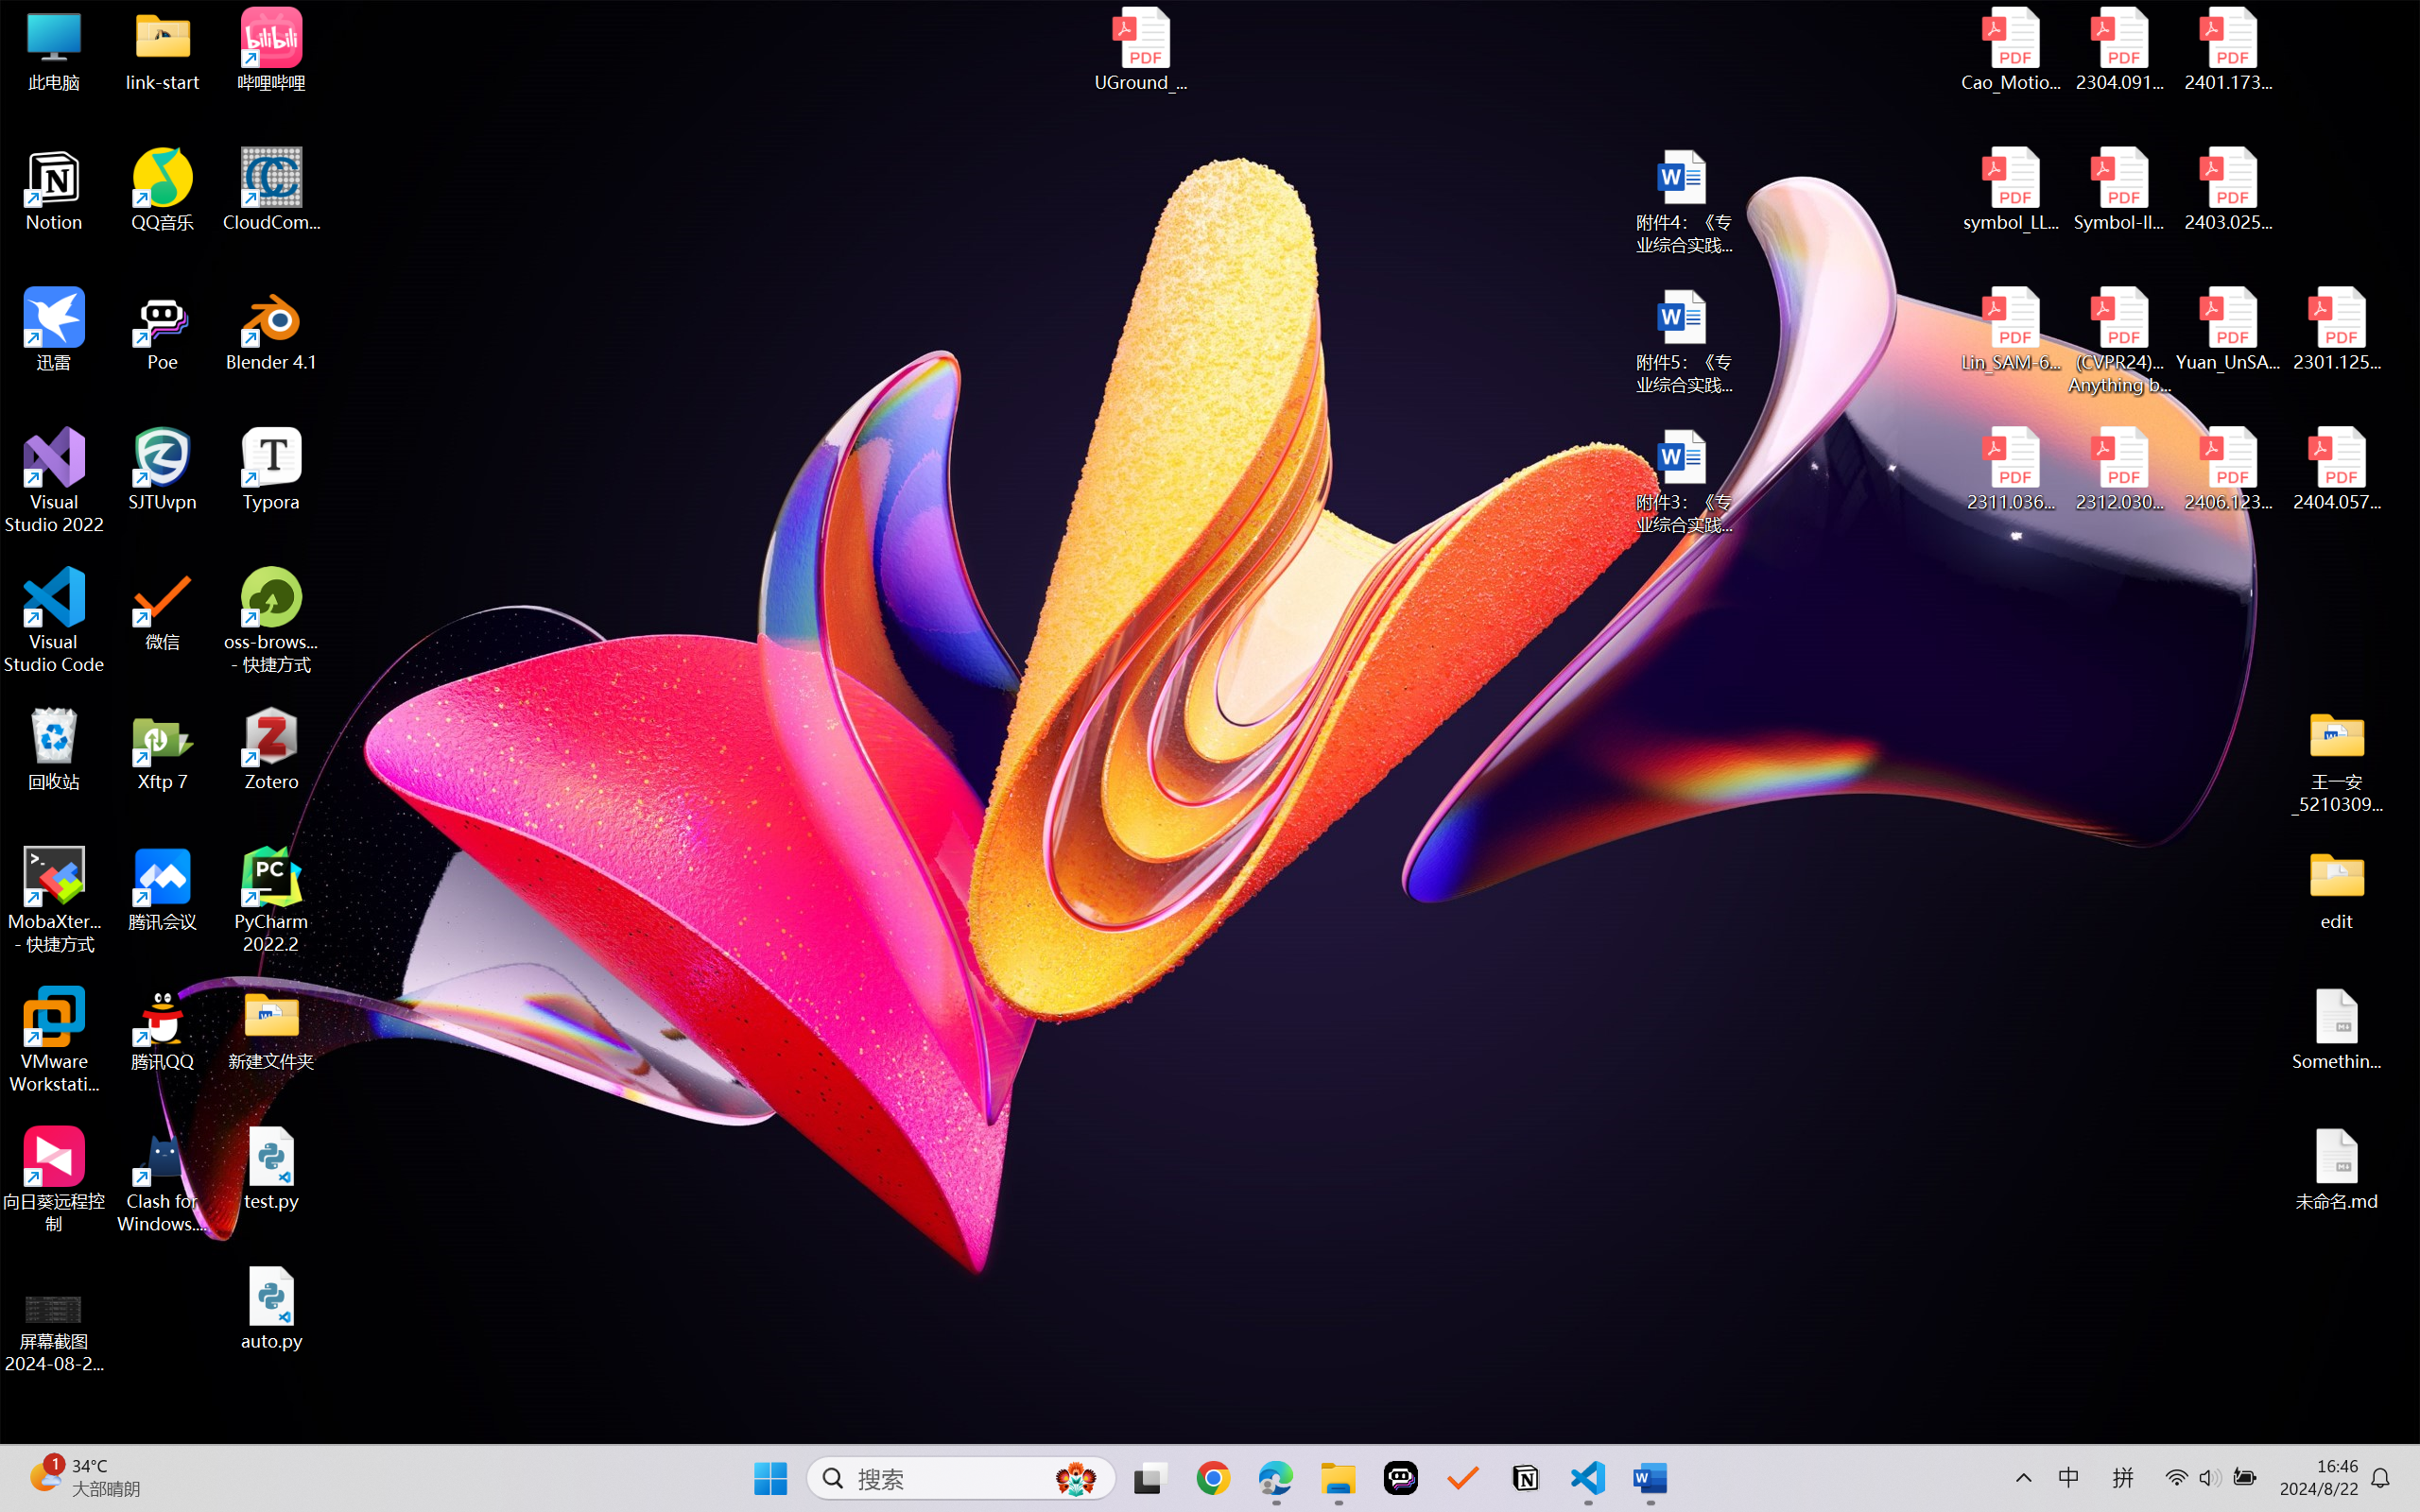  I want to click on '2312.03032v2.pdf', so click(2118, 469).